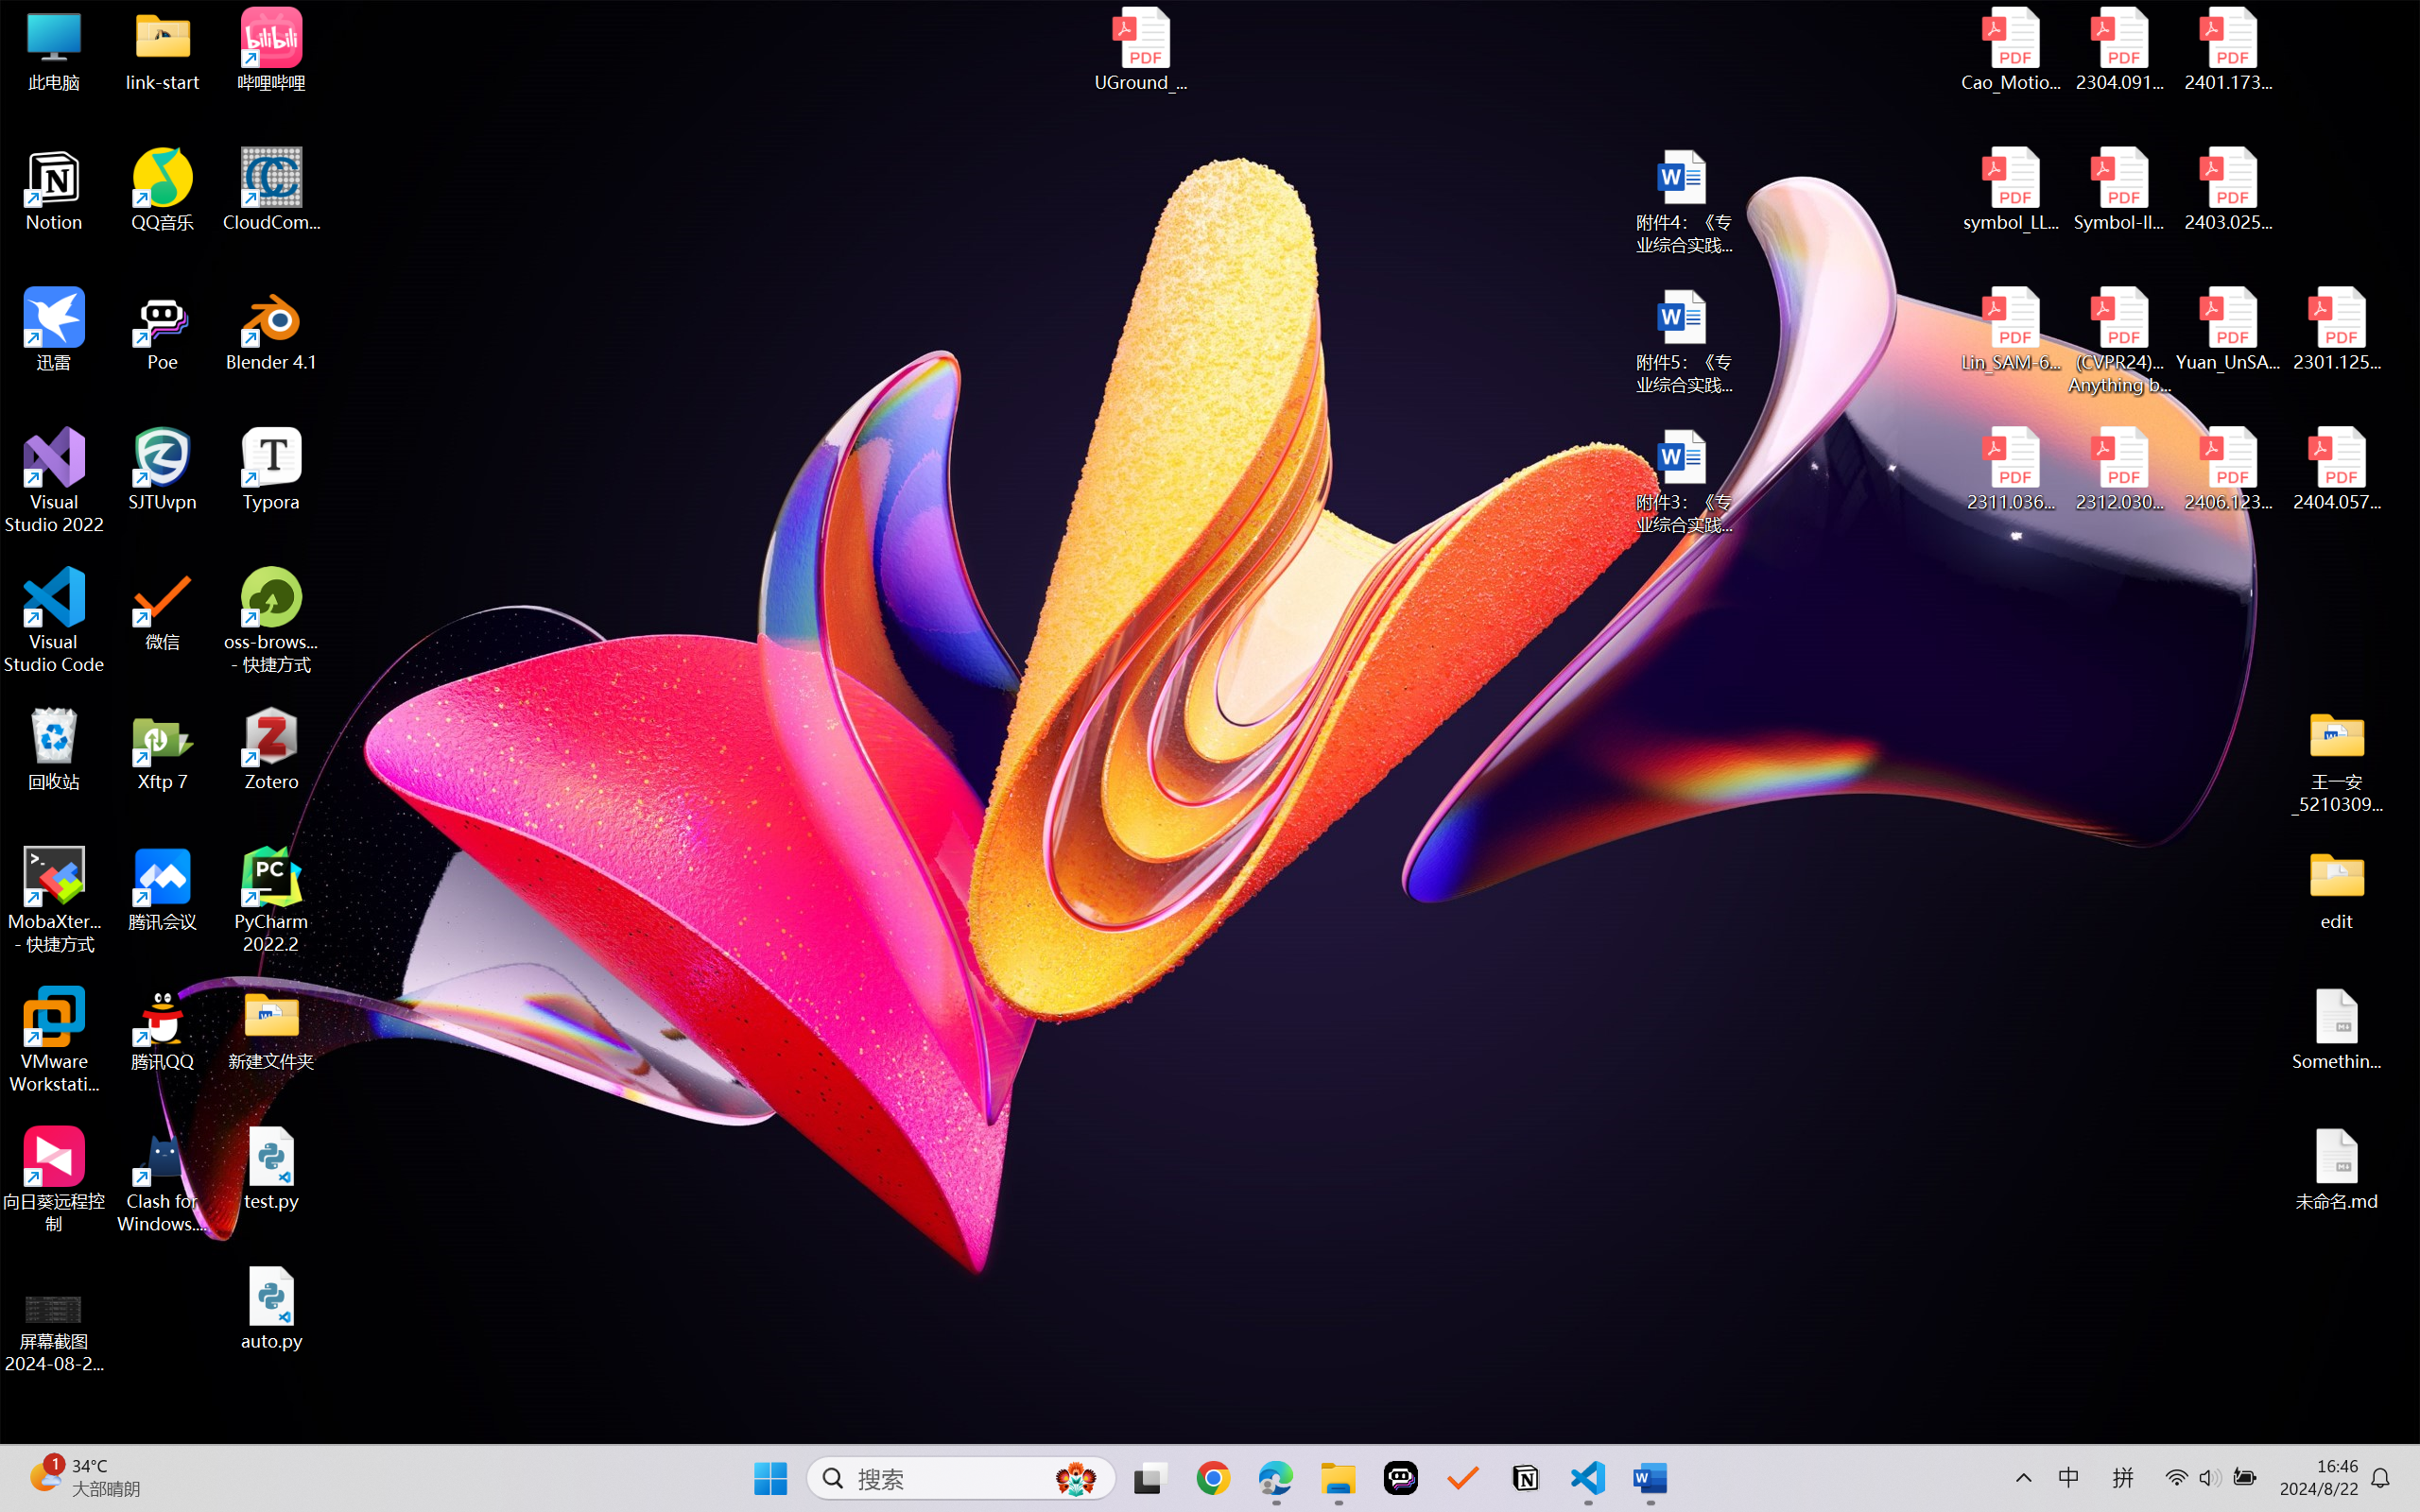  I want to click on '2312.03032v2.pdf', so click(2118, 469).